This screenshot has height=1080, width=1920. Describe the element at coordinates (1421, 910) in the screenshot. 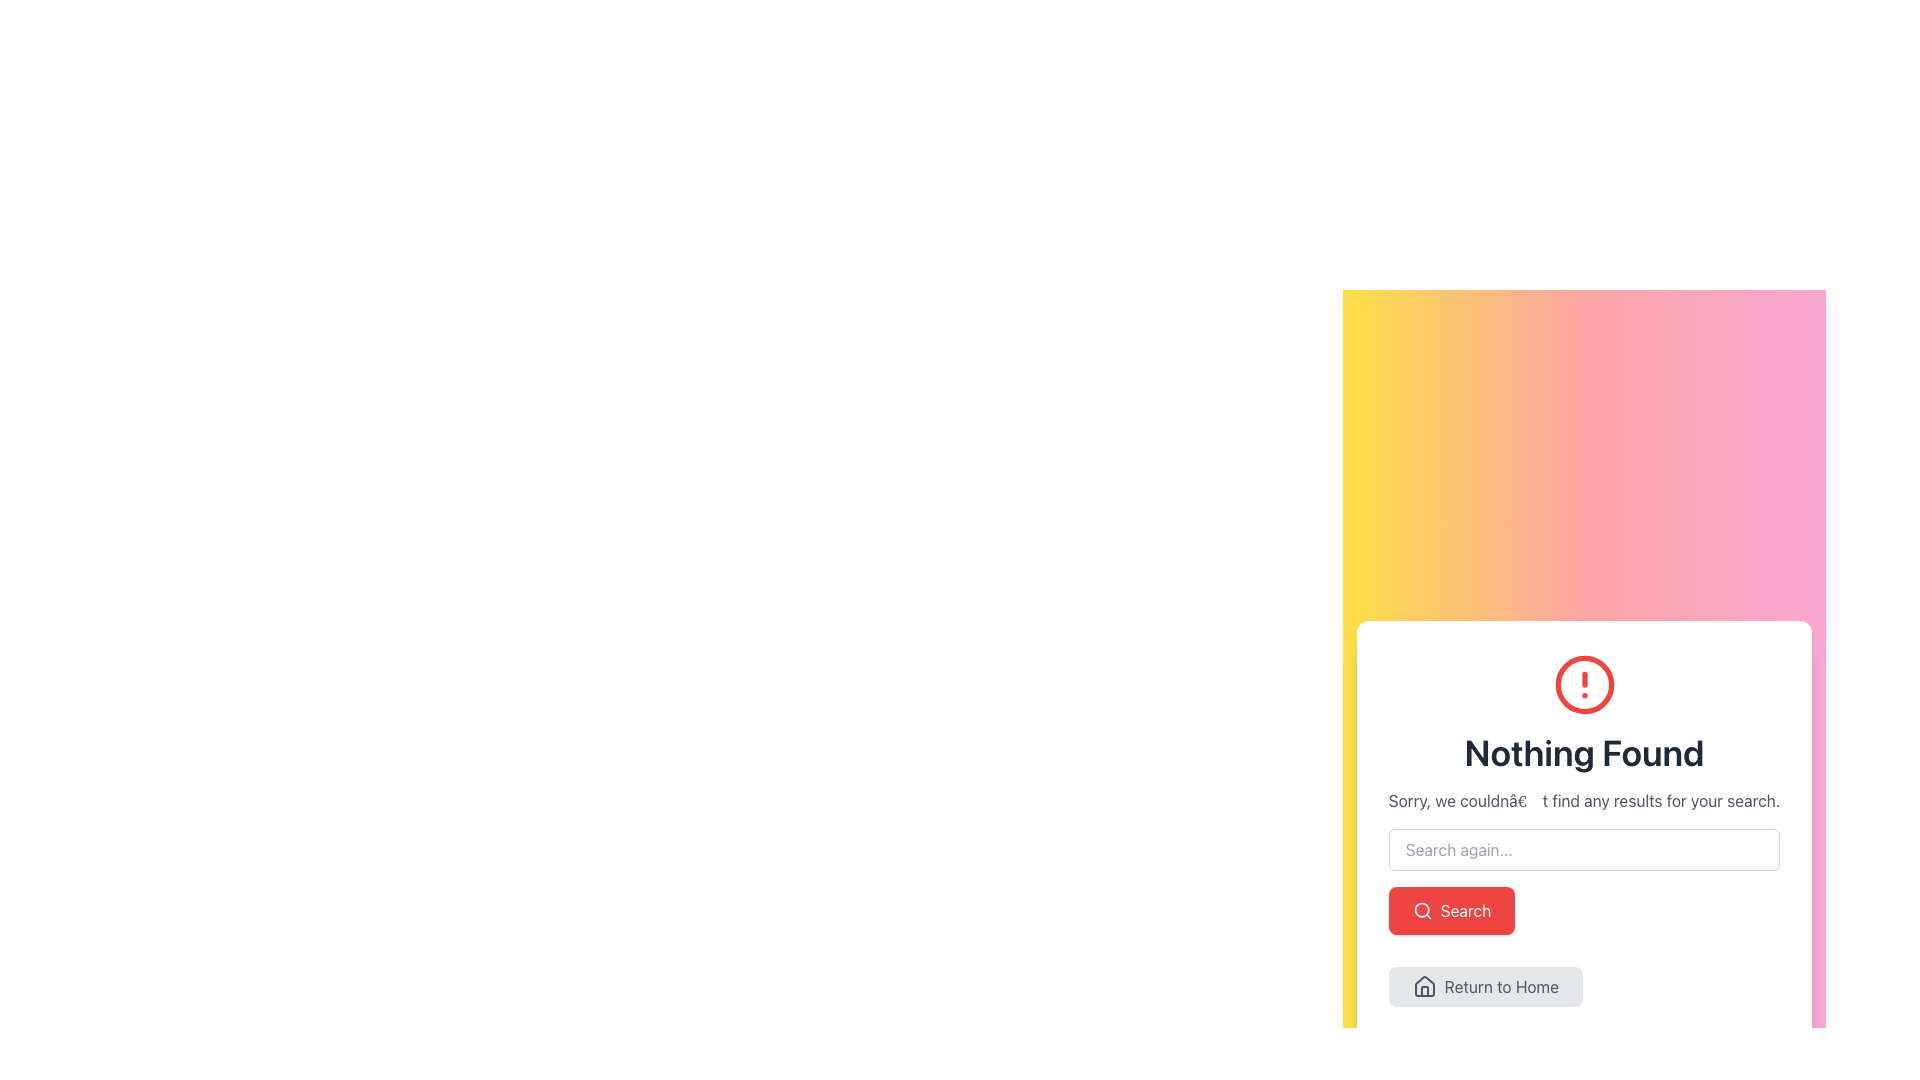

I see `the search icon located within the red 'Search' button at the lower section of the panel, which is centered within the button` at that location.